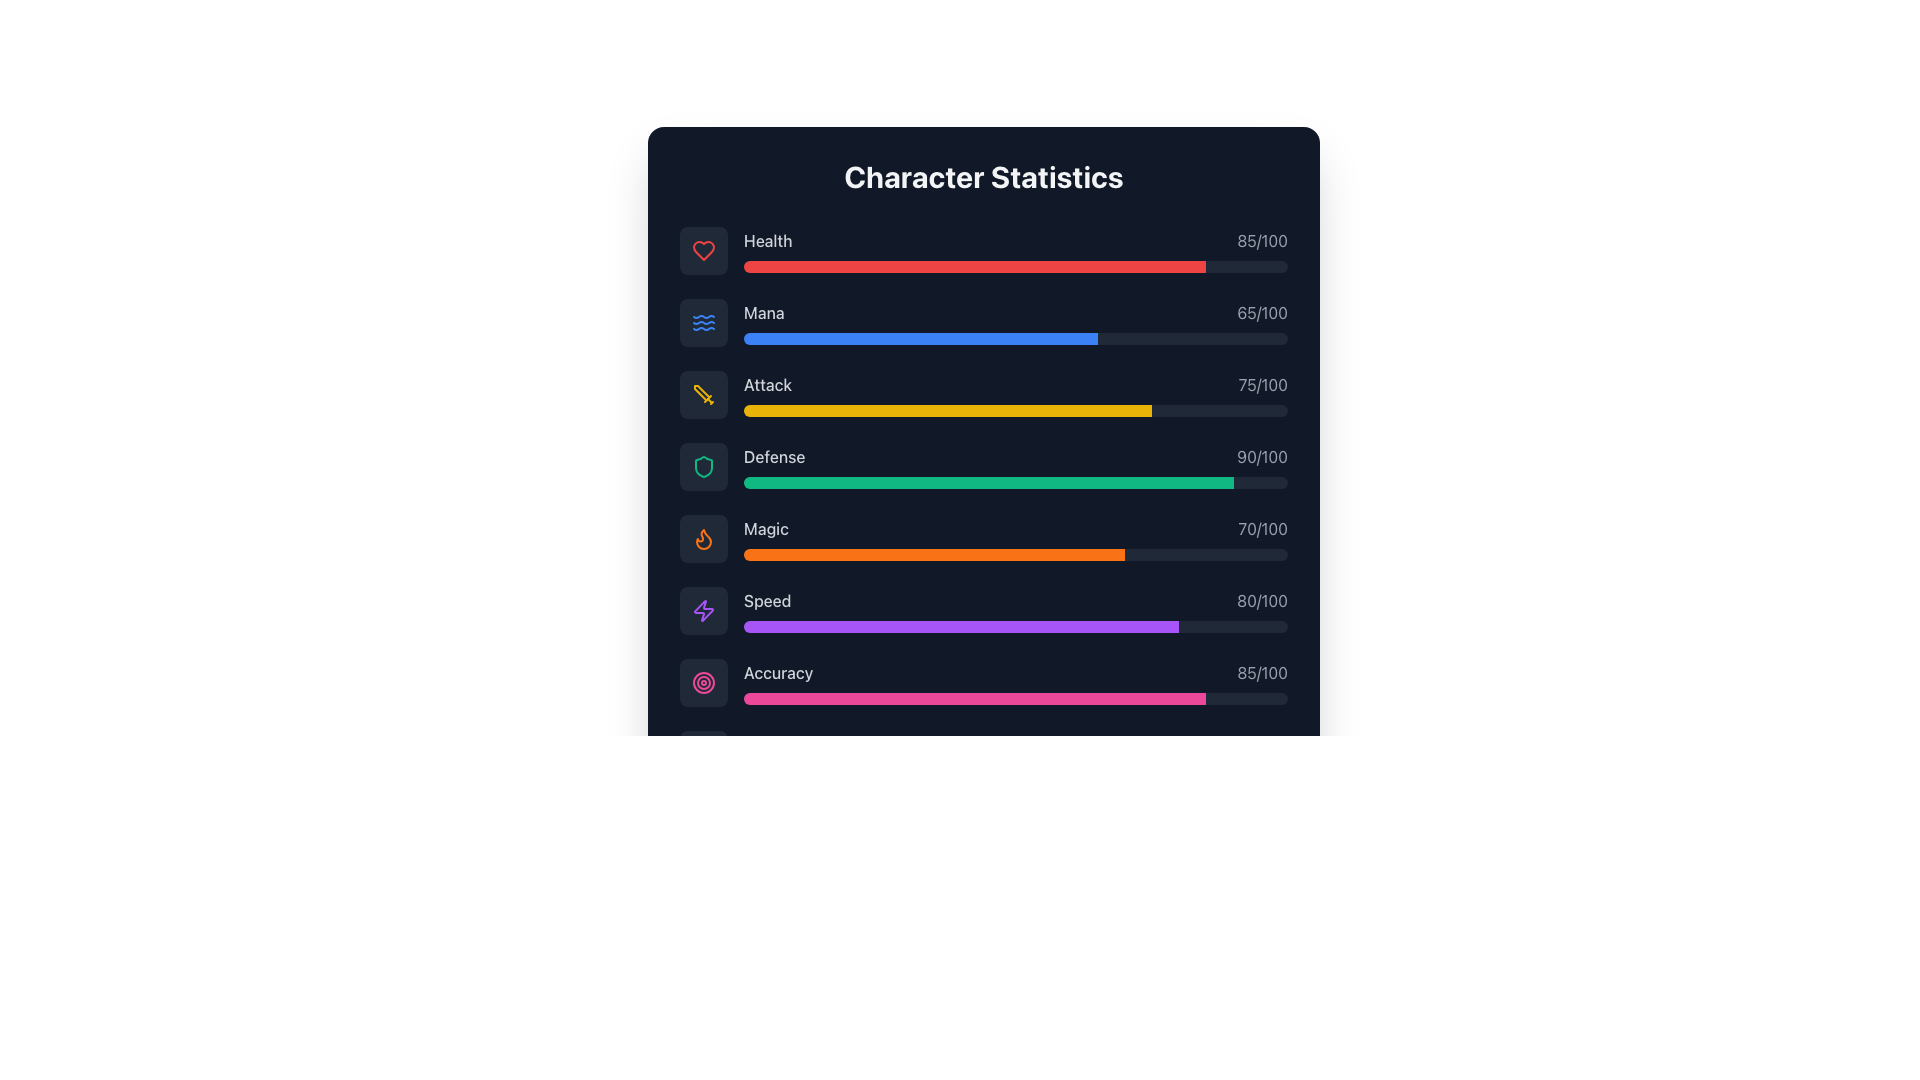 This screenshot has width=1920, height=1080. Describe the element at coordinates (1261, 600) in the screenshot. I see `the 'Speed' metric text label located on the right side of the row labeled 'Speed' in the 'Character Statistics' section` at that location.